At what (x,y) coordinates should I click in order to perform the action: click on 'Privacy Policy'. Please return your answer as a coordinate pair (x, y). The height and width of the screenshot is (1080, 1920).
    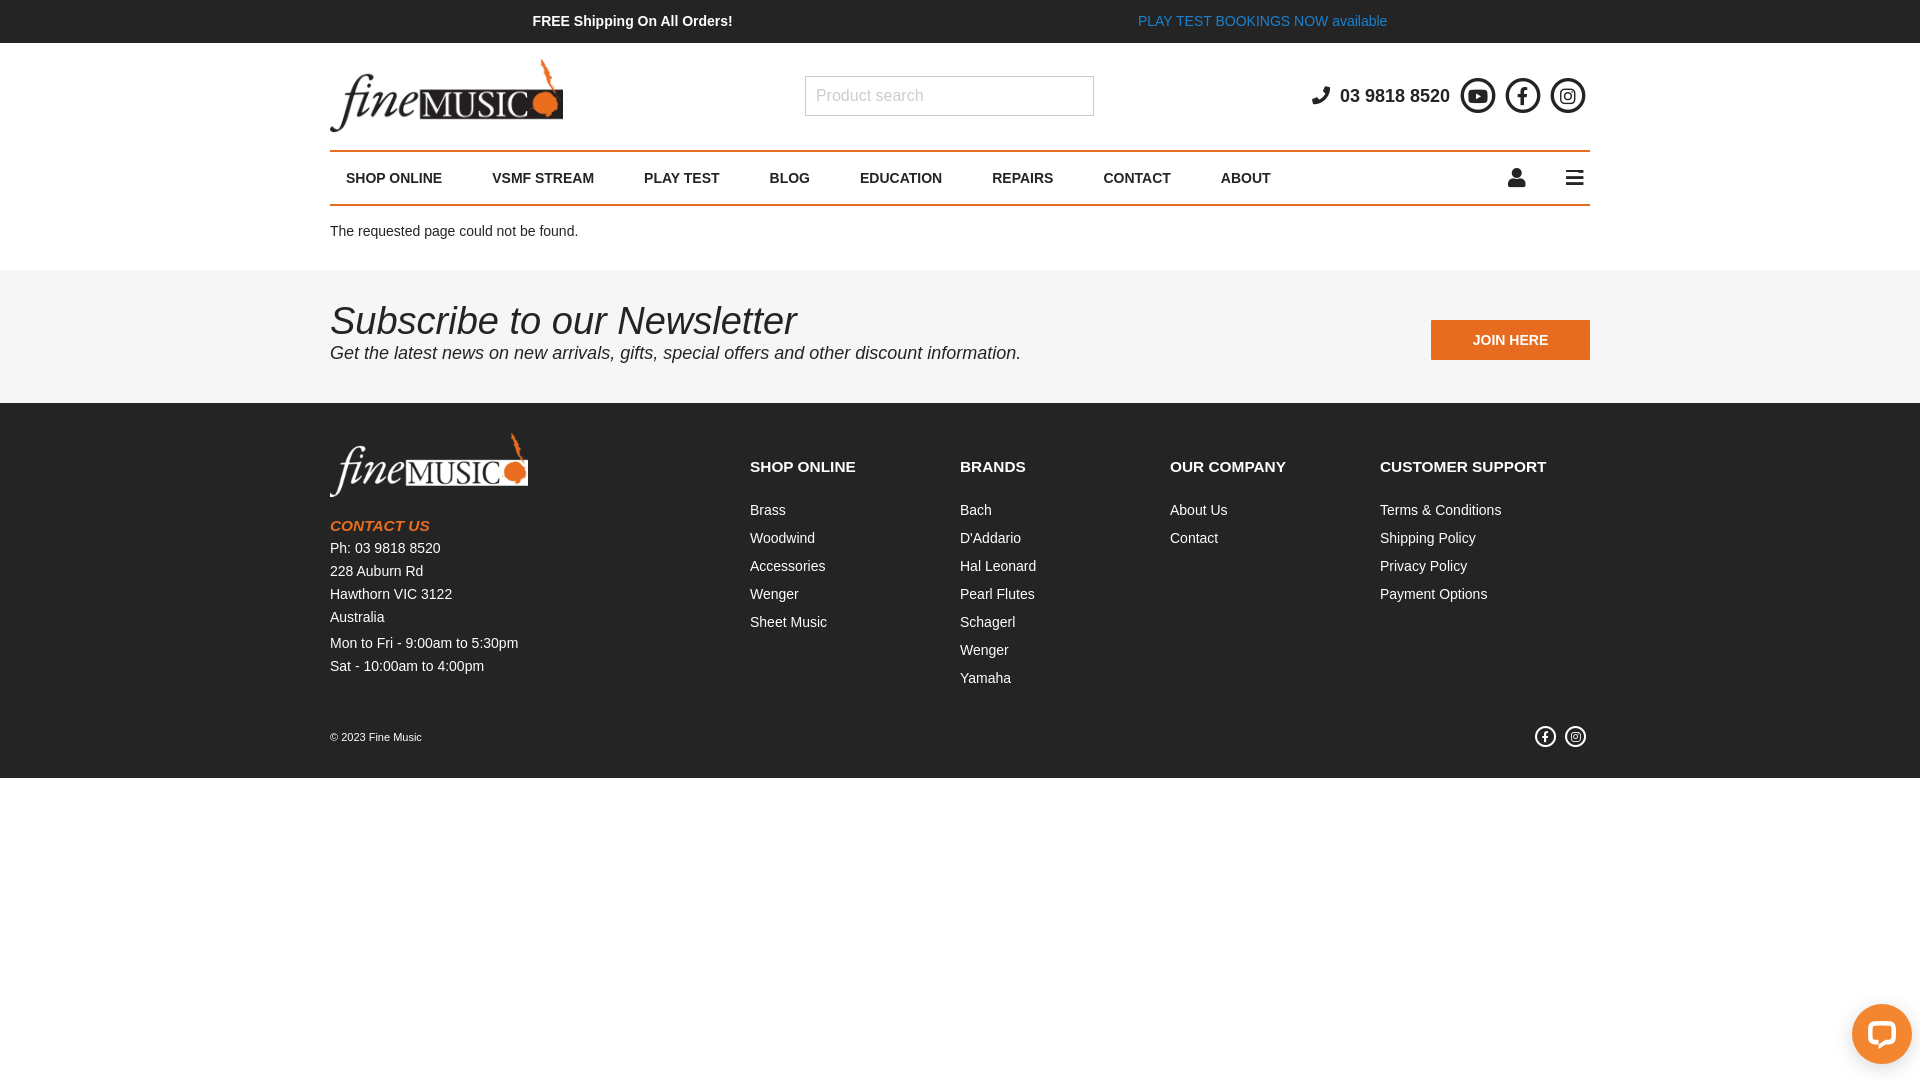
    Looking at the image, I should click on (1379, 566).